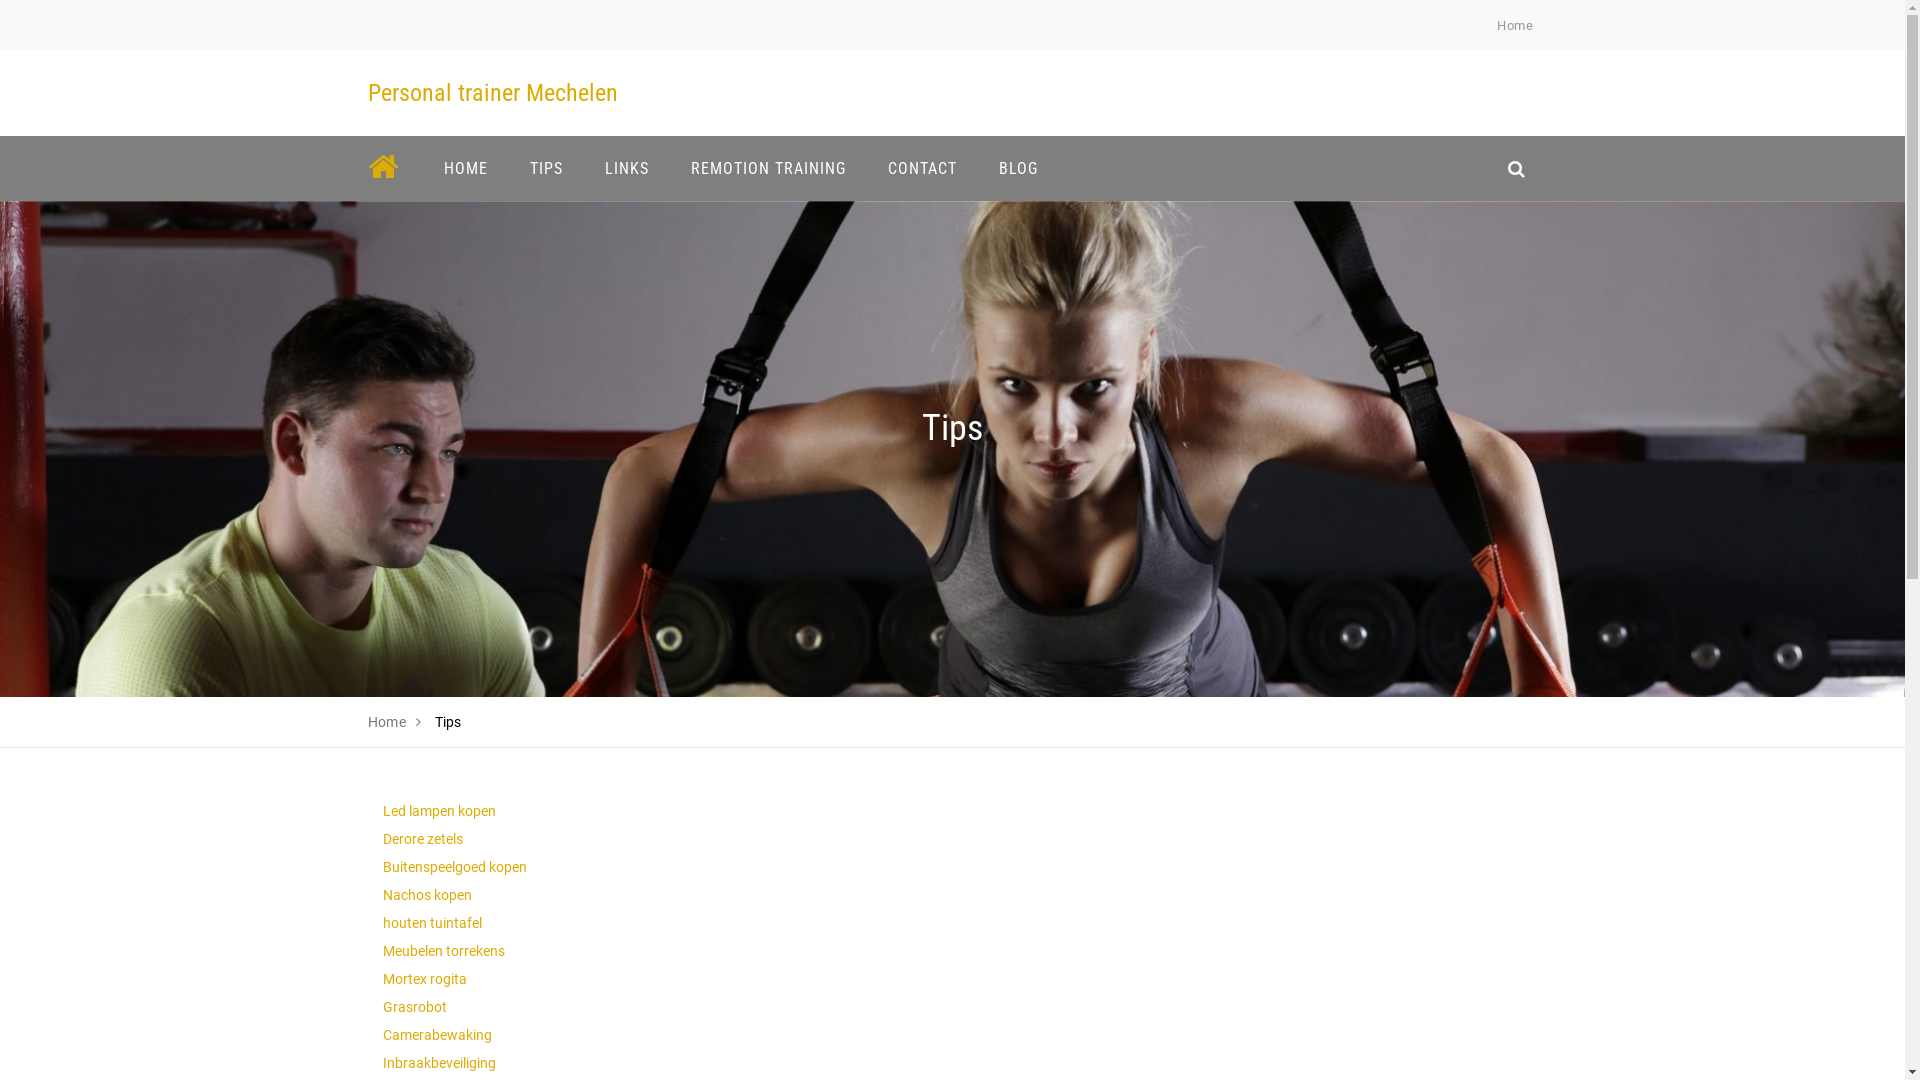 This screenshot has width=1920, height=1080. What do you see at coordinates (382, 922) in the screenshot?
I see `'houten tuintafel'` at bounding box center [382, 922].